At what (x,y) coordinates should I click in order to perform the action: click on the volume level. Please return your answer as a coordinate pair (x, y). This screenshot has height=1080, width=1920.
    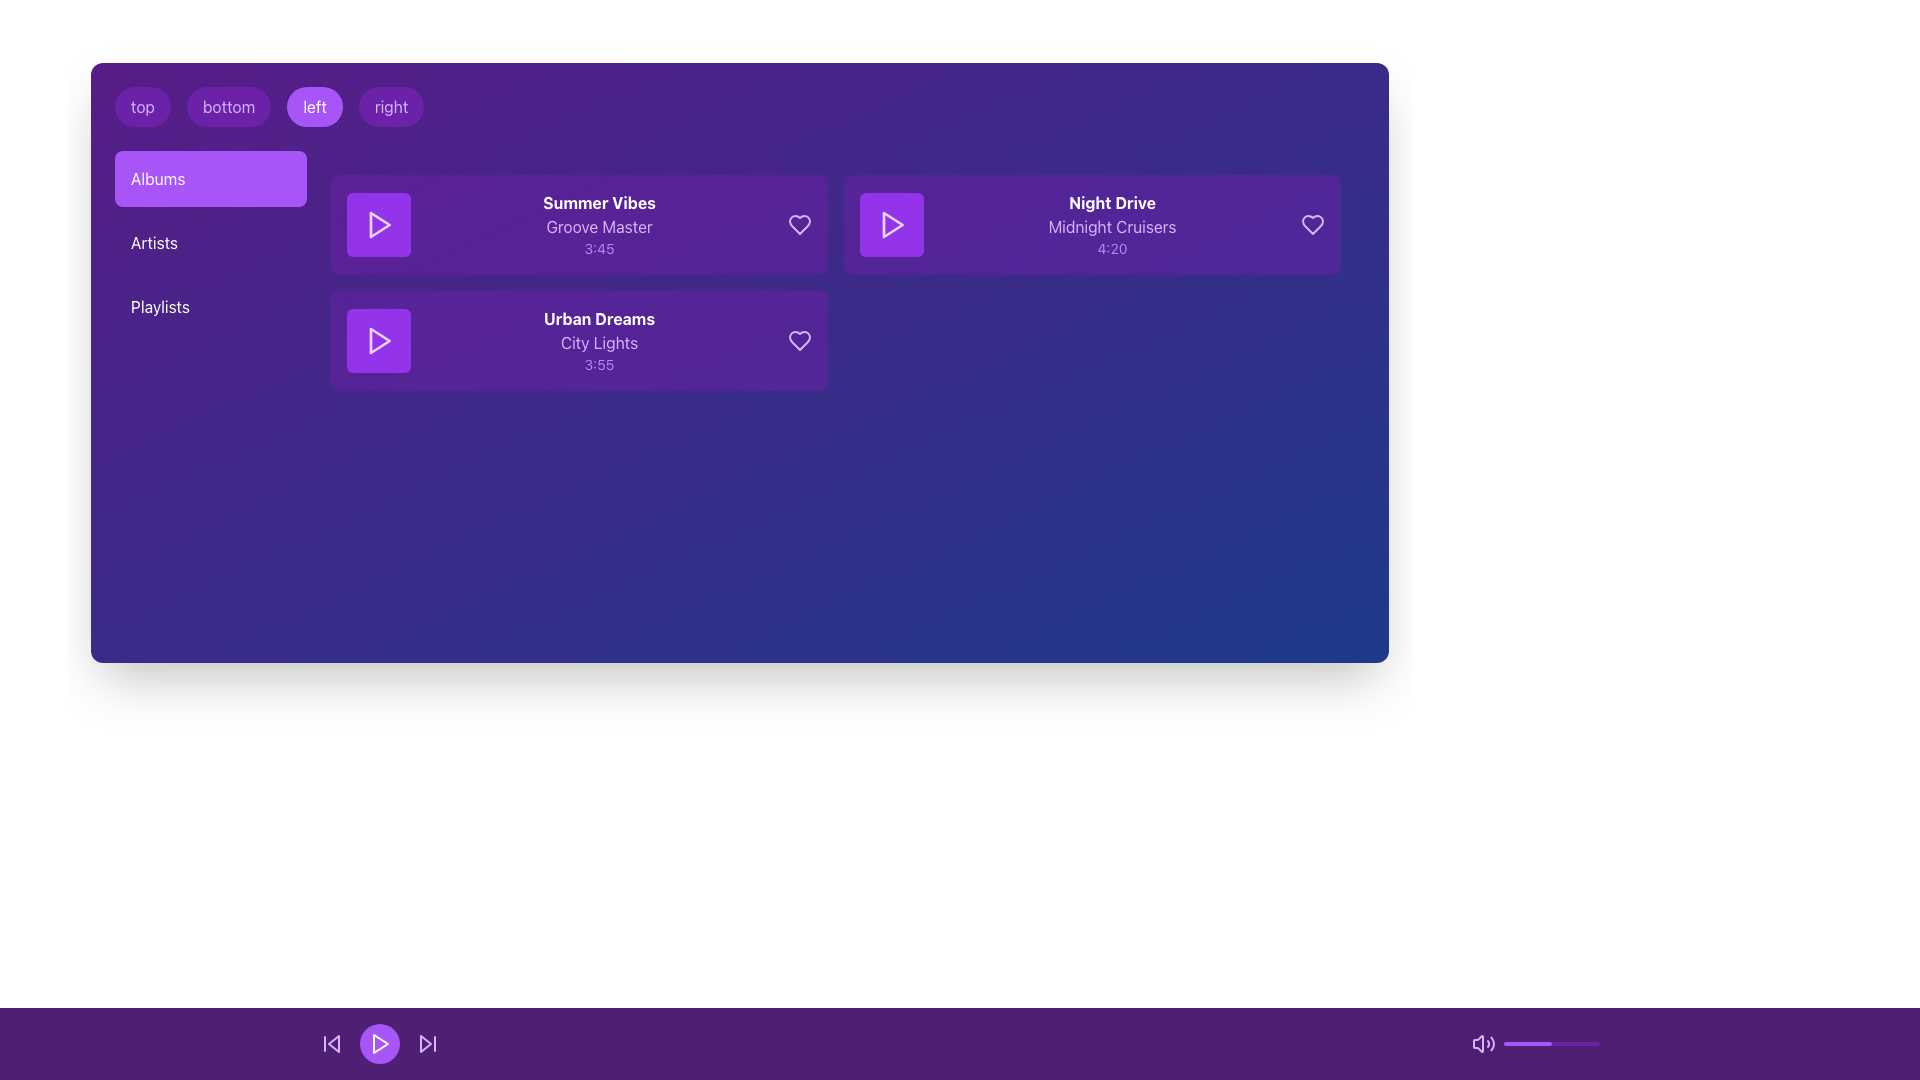
    Looking at the image, I should click on (1522, 1043).